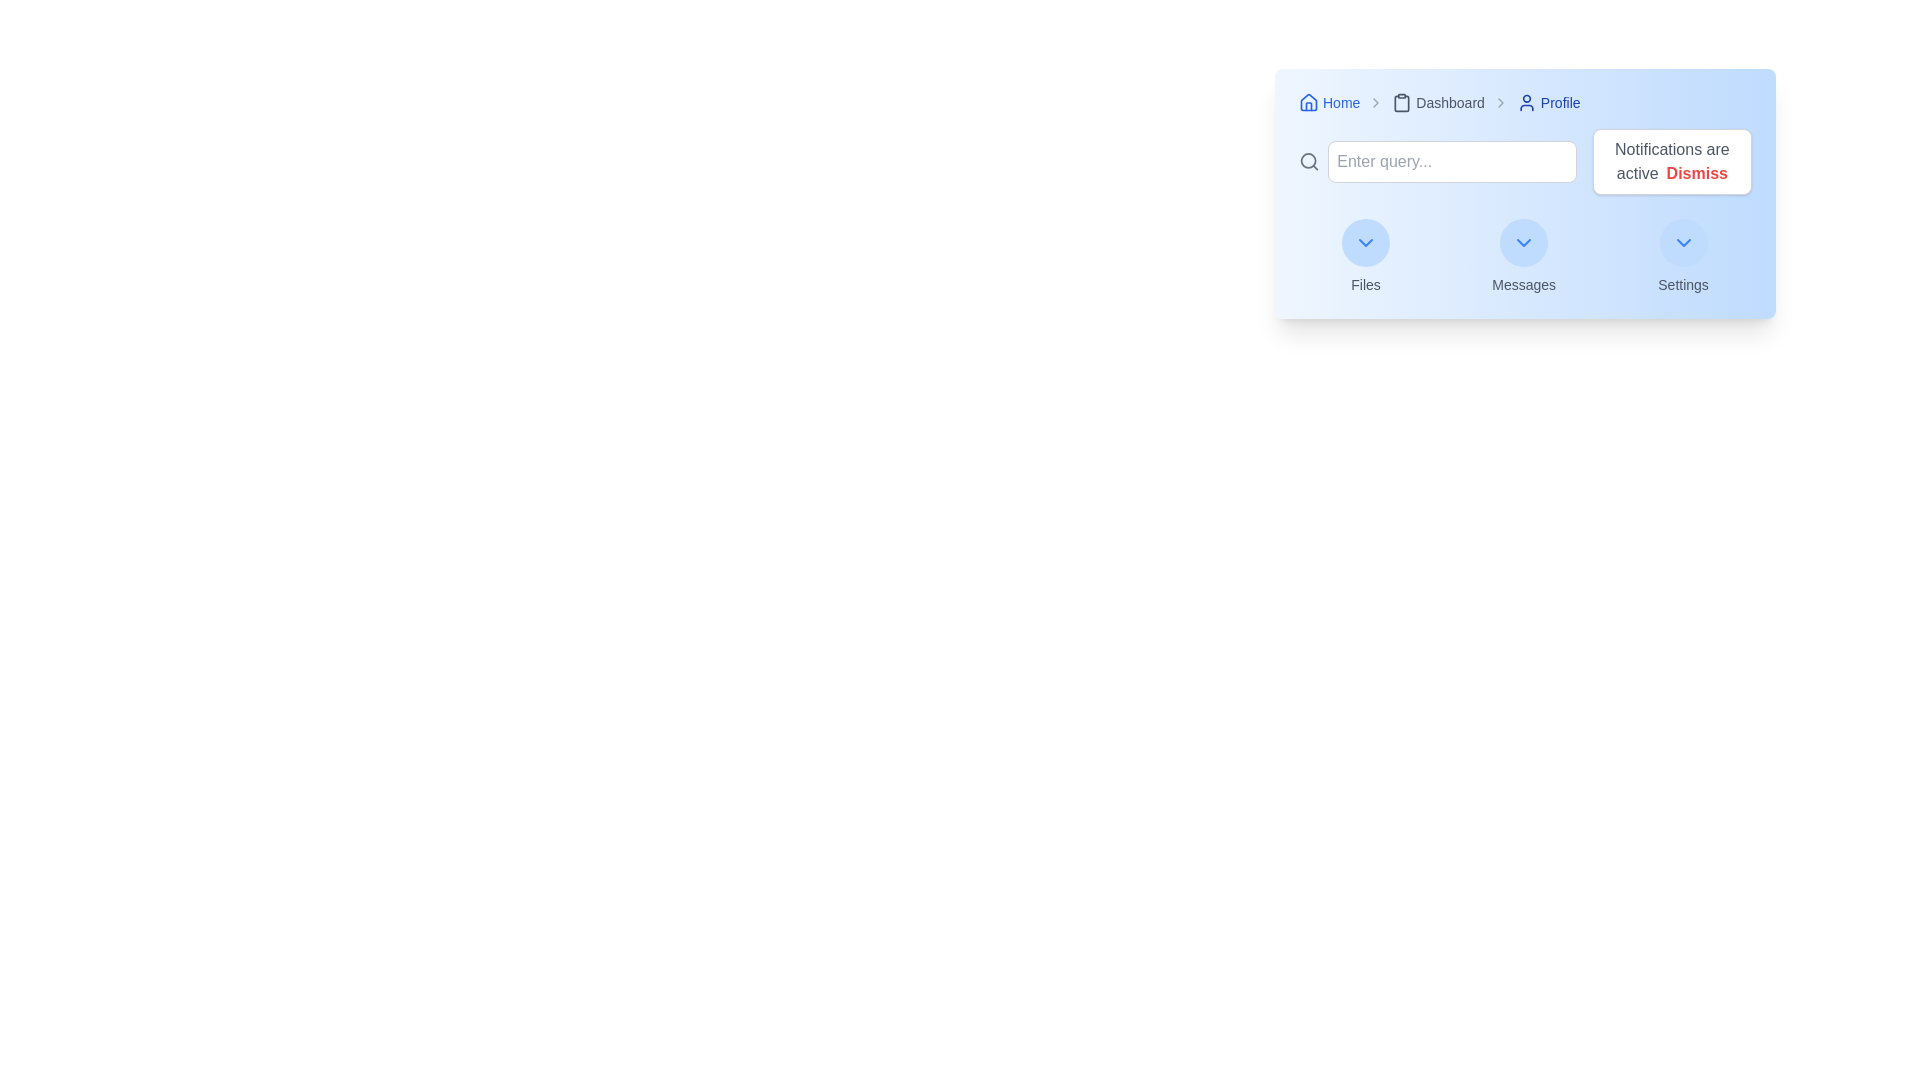  Describe the element at coordinates (1523, 242) in the screenshot. I see `the dropdown trigger icon located at the center of the circular button labeled 'Messages' in the bottom middle section of the UI` at that location.